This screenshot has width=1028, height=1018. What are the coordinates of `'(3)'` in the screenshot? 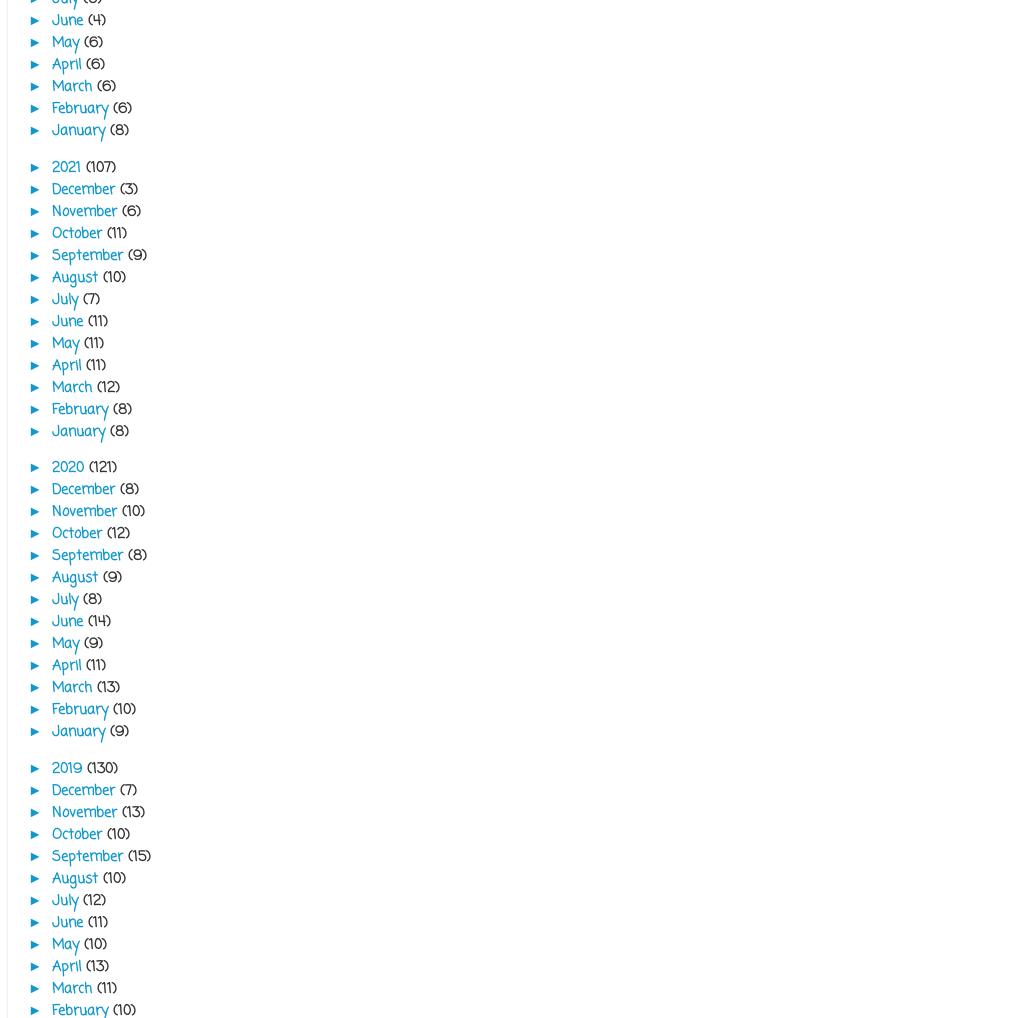 It's located at (129, 189).